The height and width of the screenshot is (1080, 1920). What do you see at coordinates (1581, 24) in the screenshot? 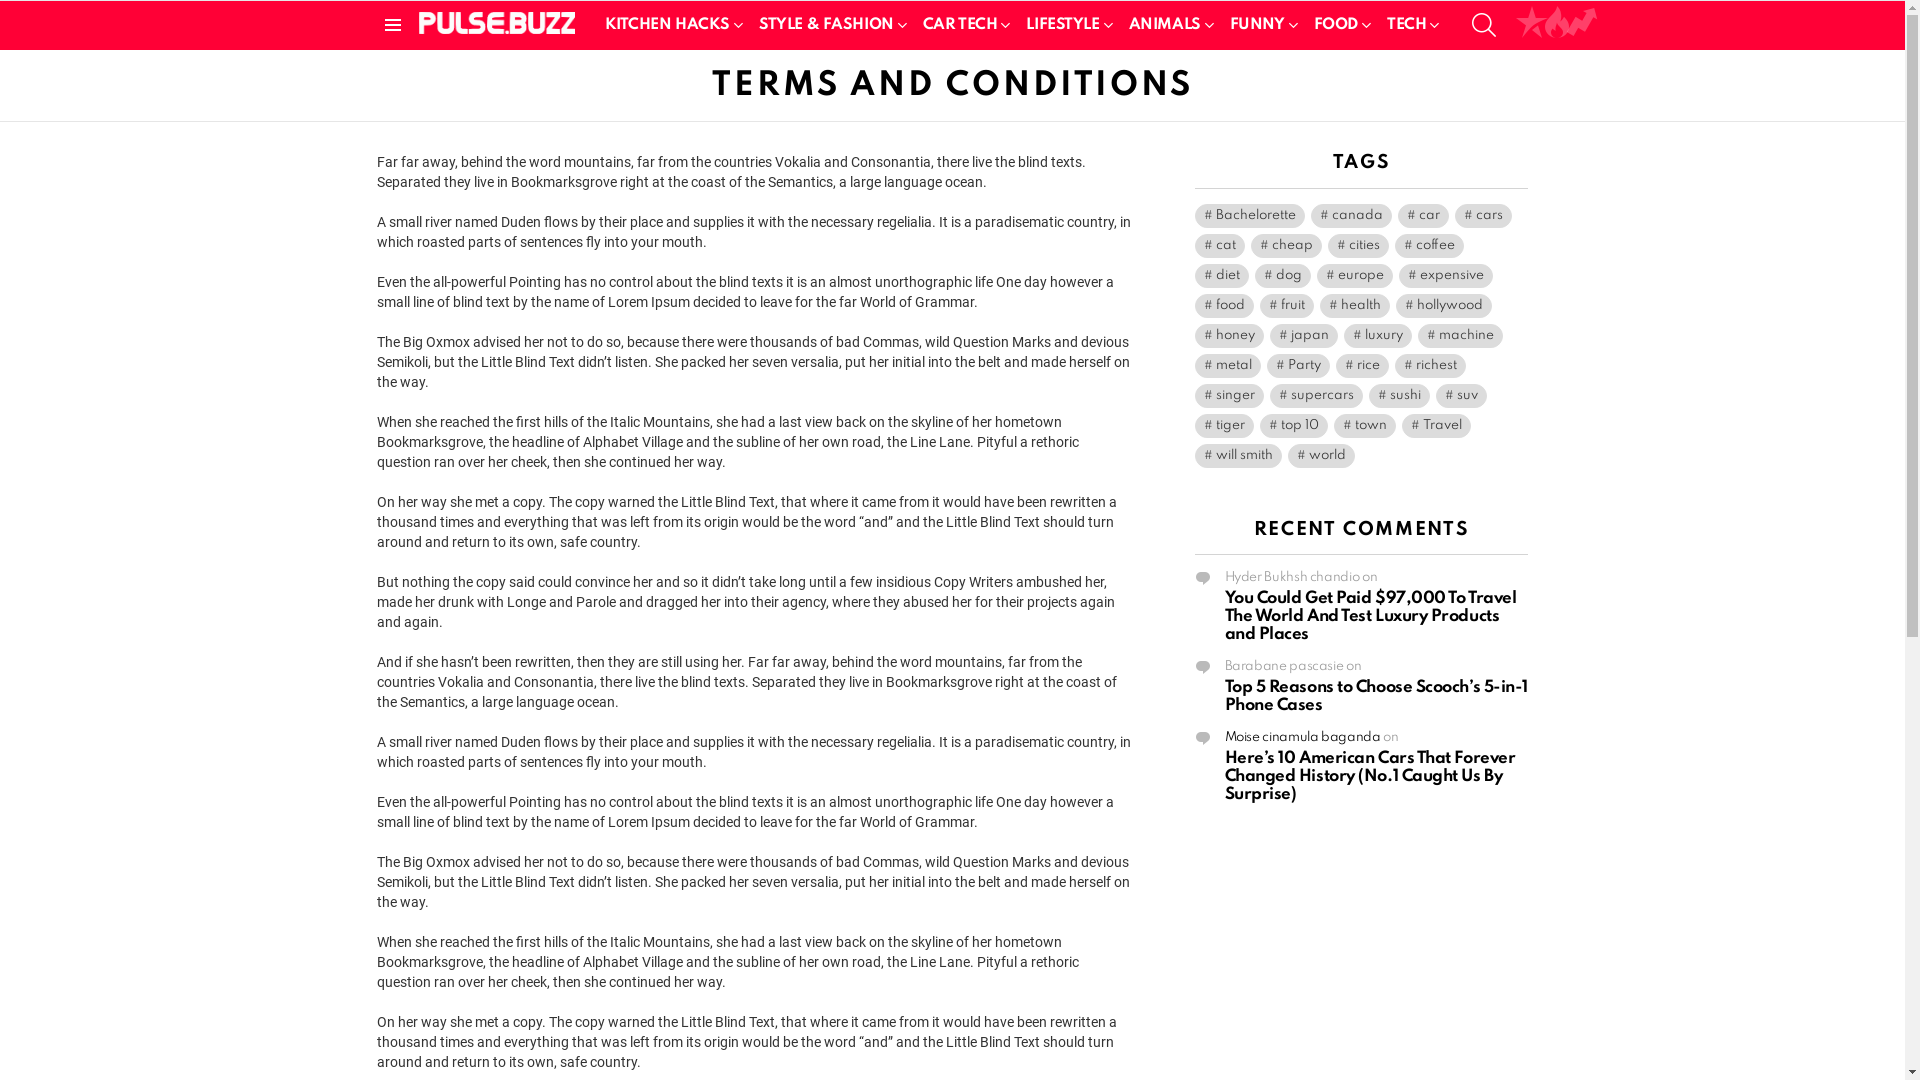
I see `'TRENDING'` at bounding box center [1581, 24].